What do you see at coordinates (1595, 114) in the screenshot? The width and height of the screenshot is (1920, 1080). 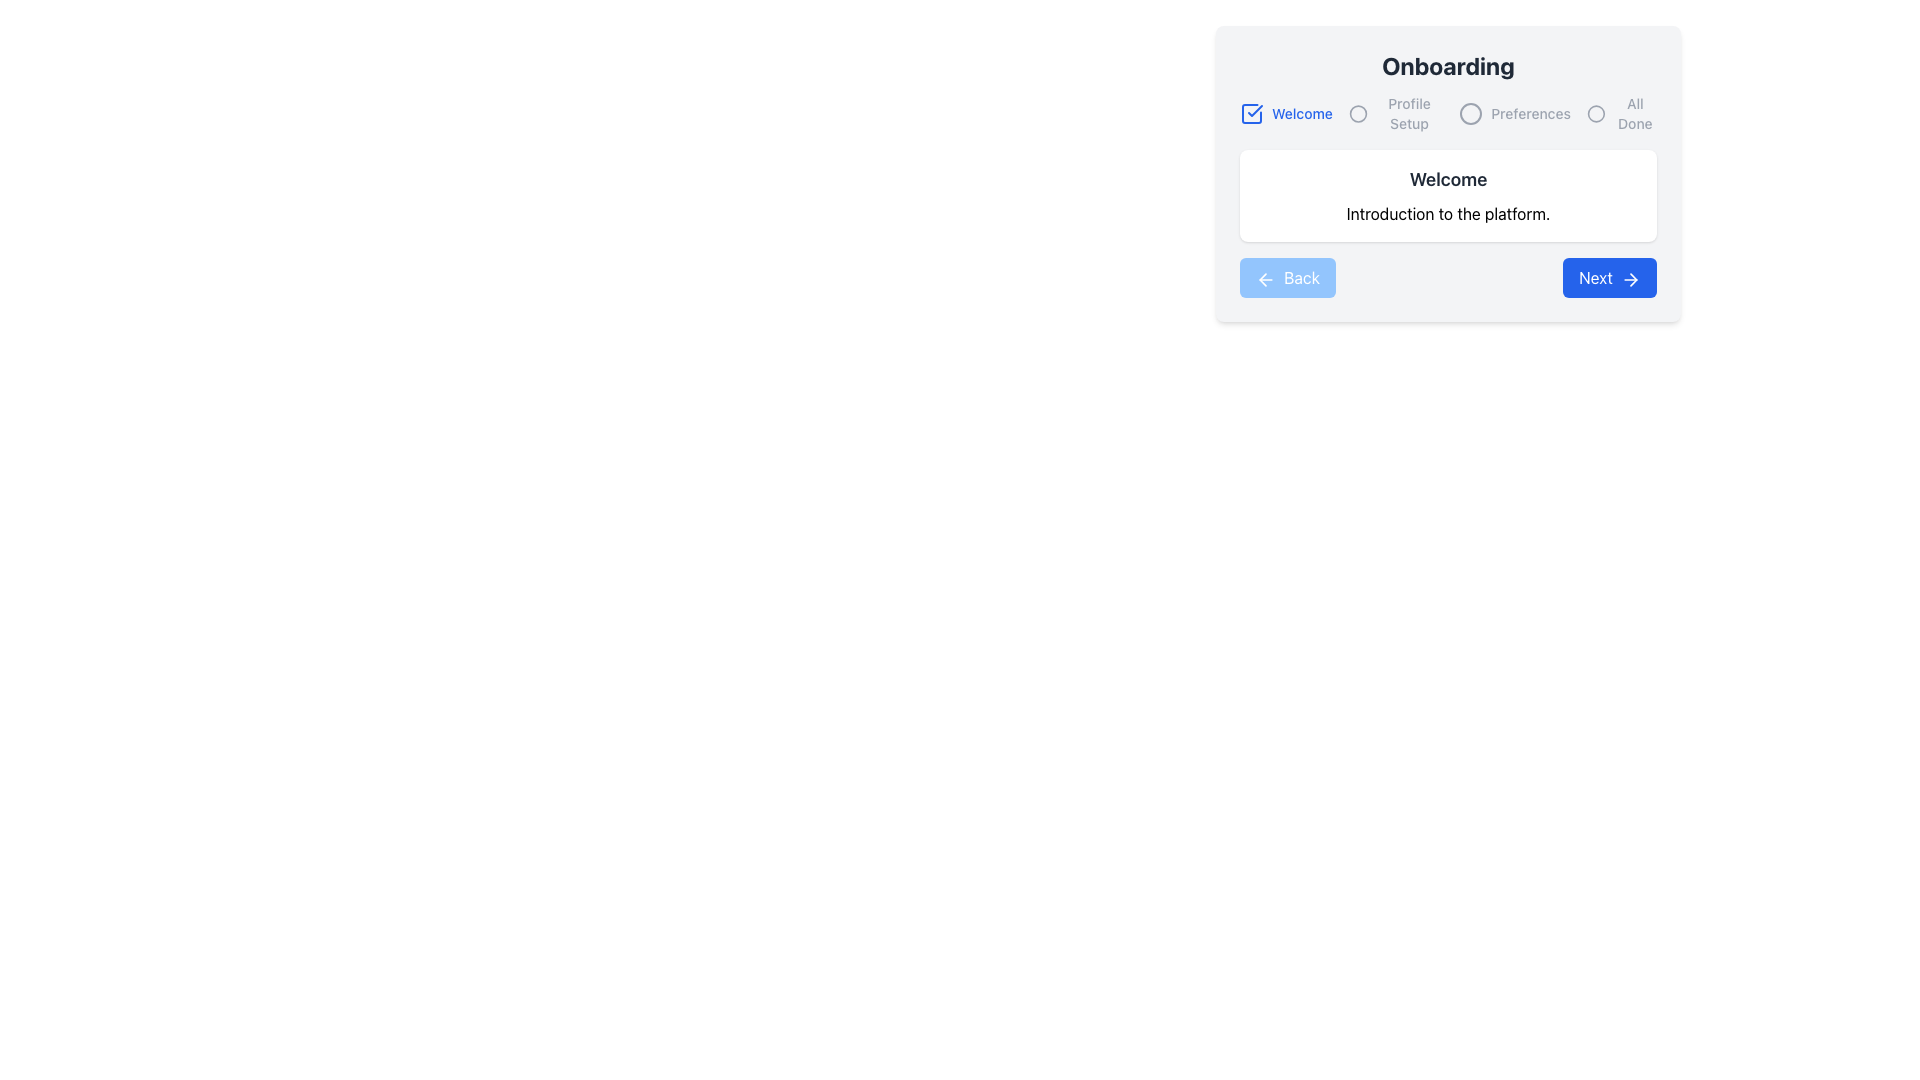 I see `progress step indicator icon representing the 'All Done' stage of the onboarding flow, located in the upper-right section of the interface` at bounding box center [1595, 114].